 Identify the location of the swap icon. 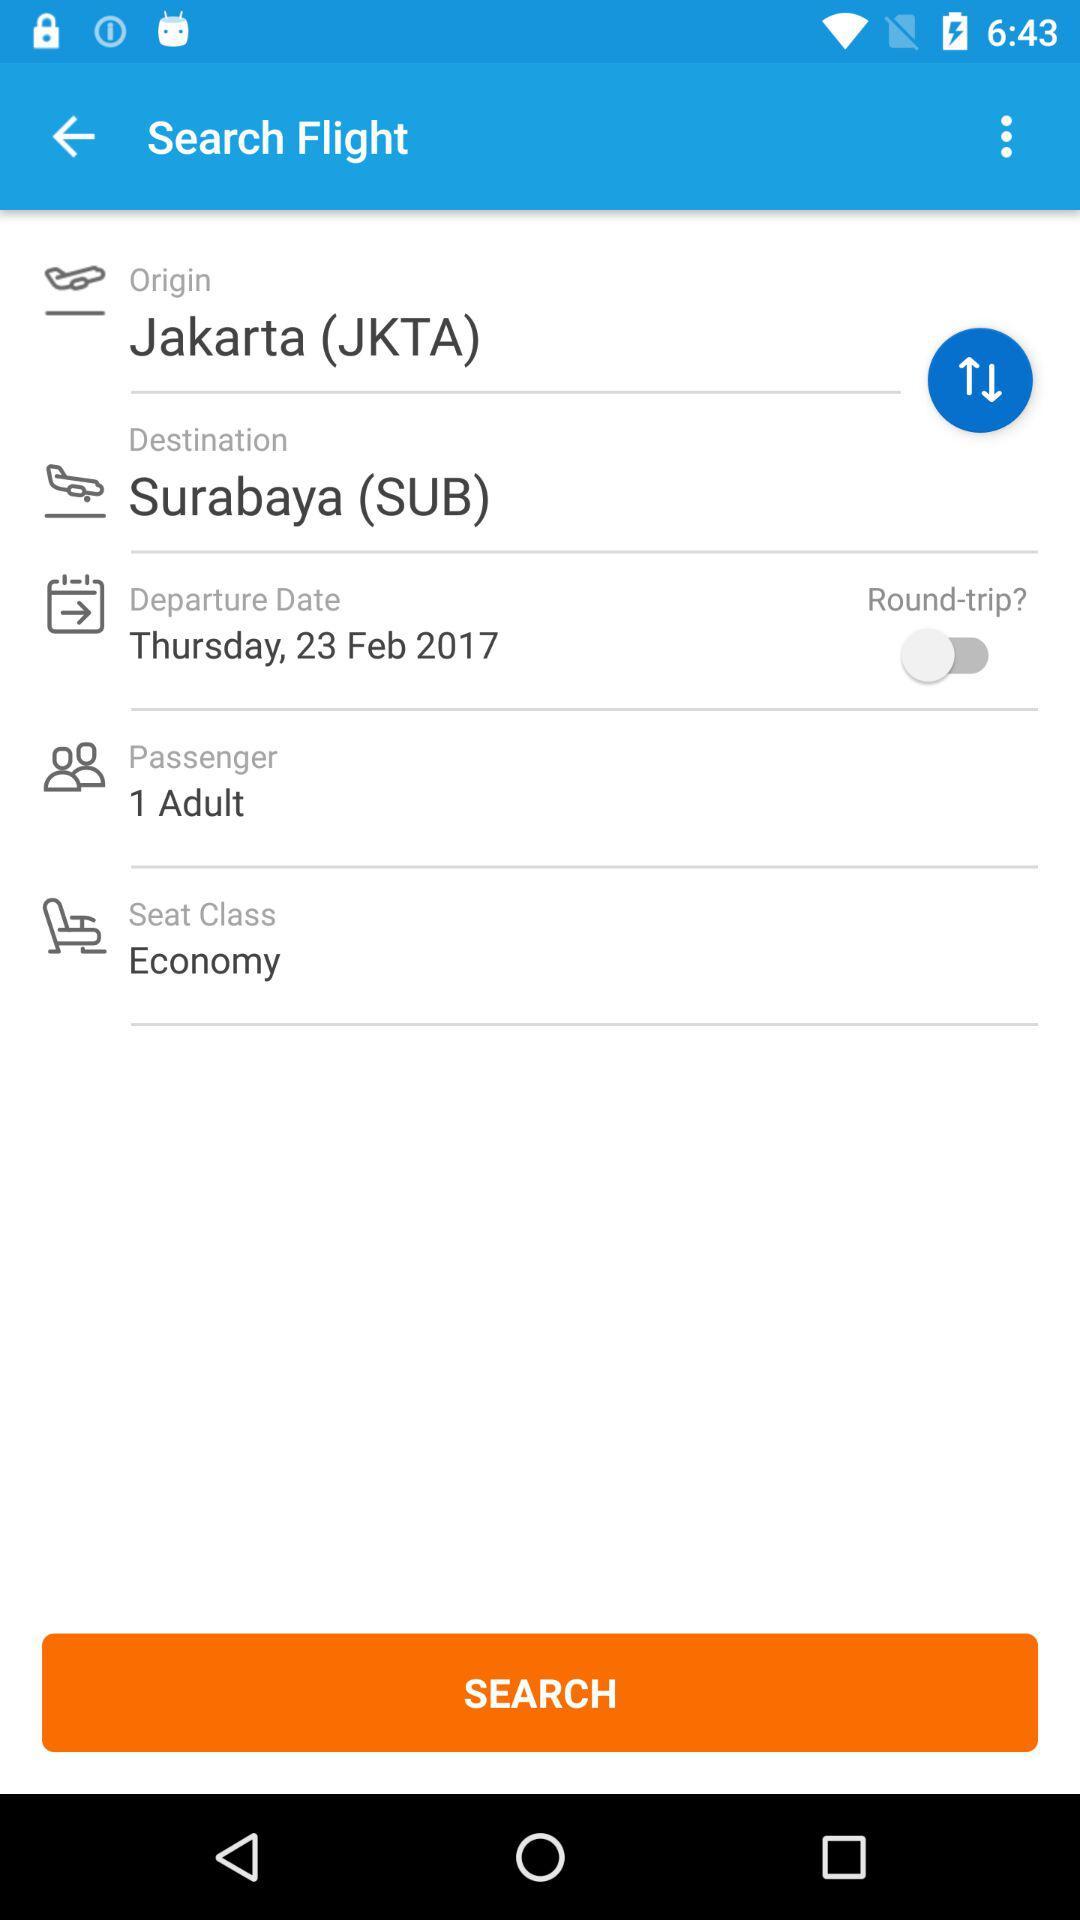
(979, 380).